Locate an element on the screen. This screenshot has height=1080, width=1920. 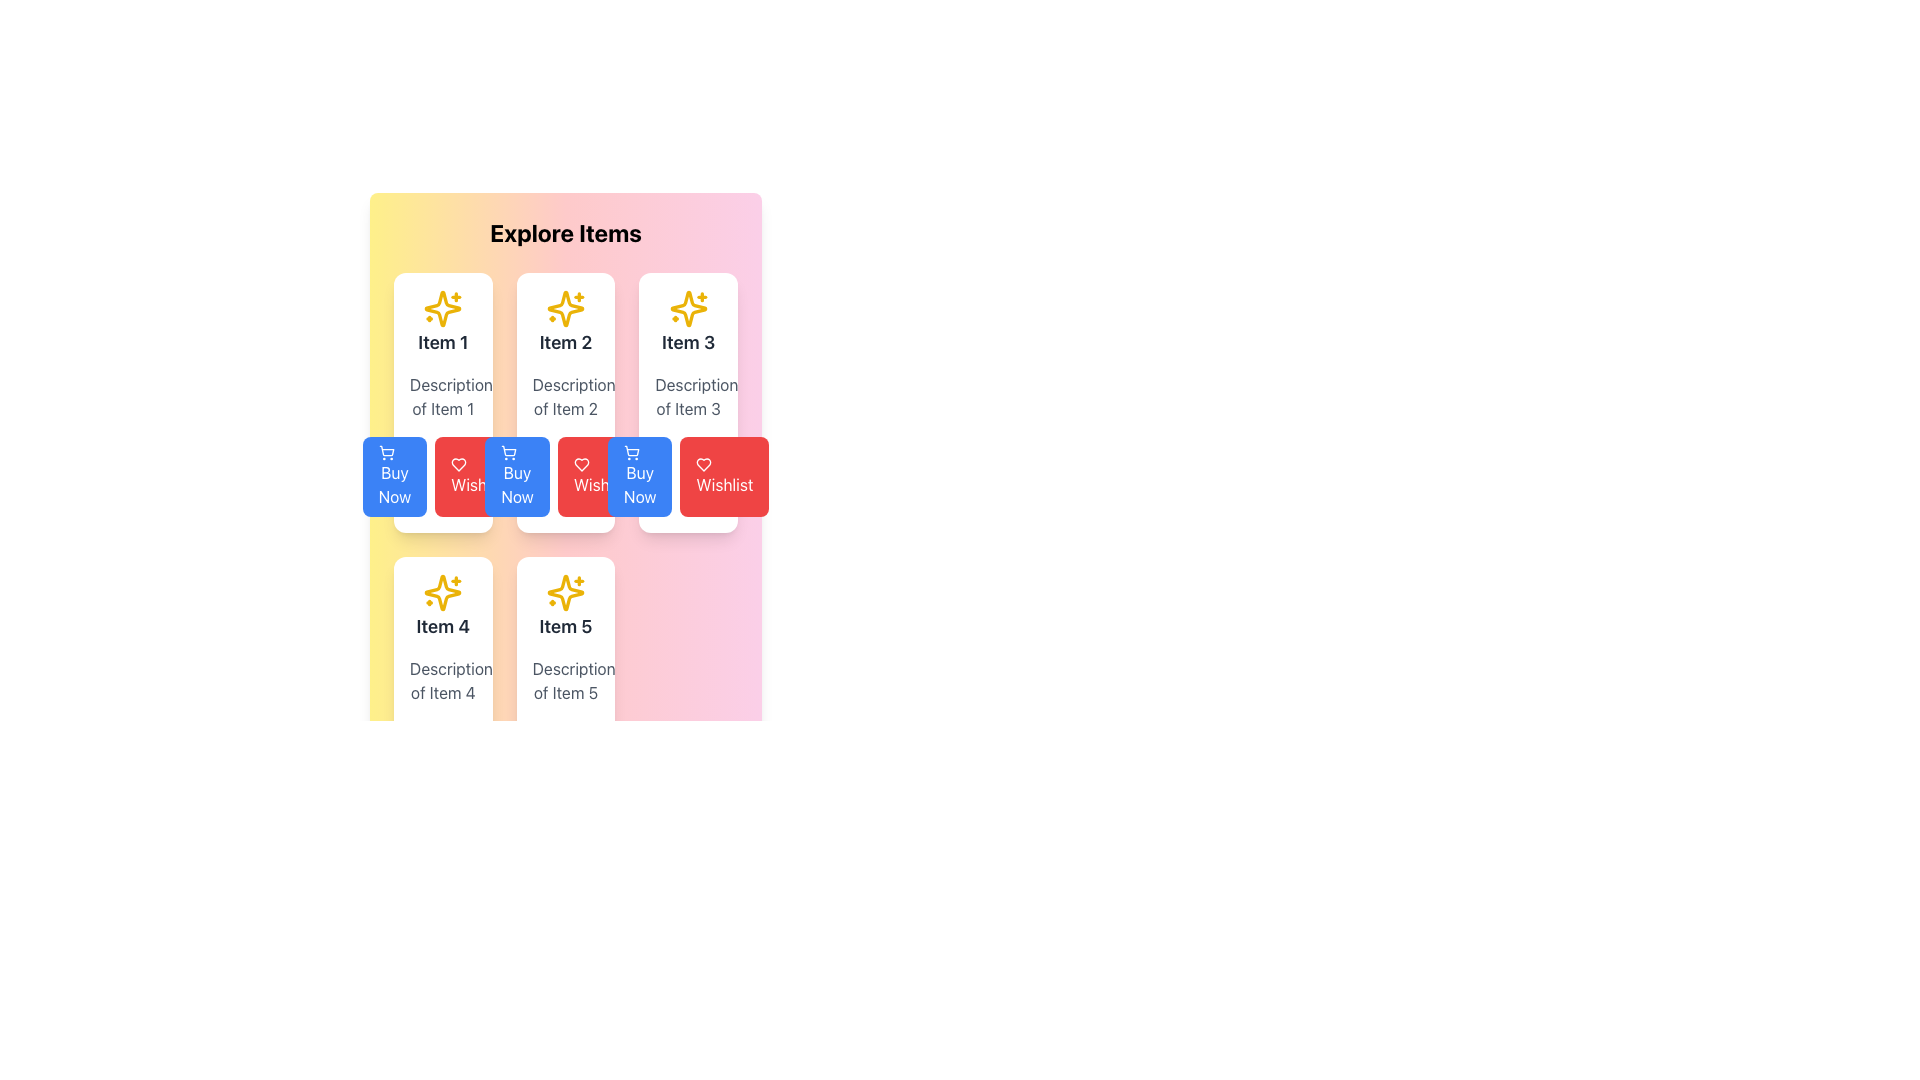
the text element displaying 'Description of Item 3', which is styled in gray and located below the title 'Item 3' within the third card of the 'Explore Items' section is located at coordinates (688, 397).